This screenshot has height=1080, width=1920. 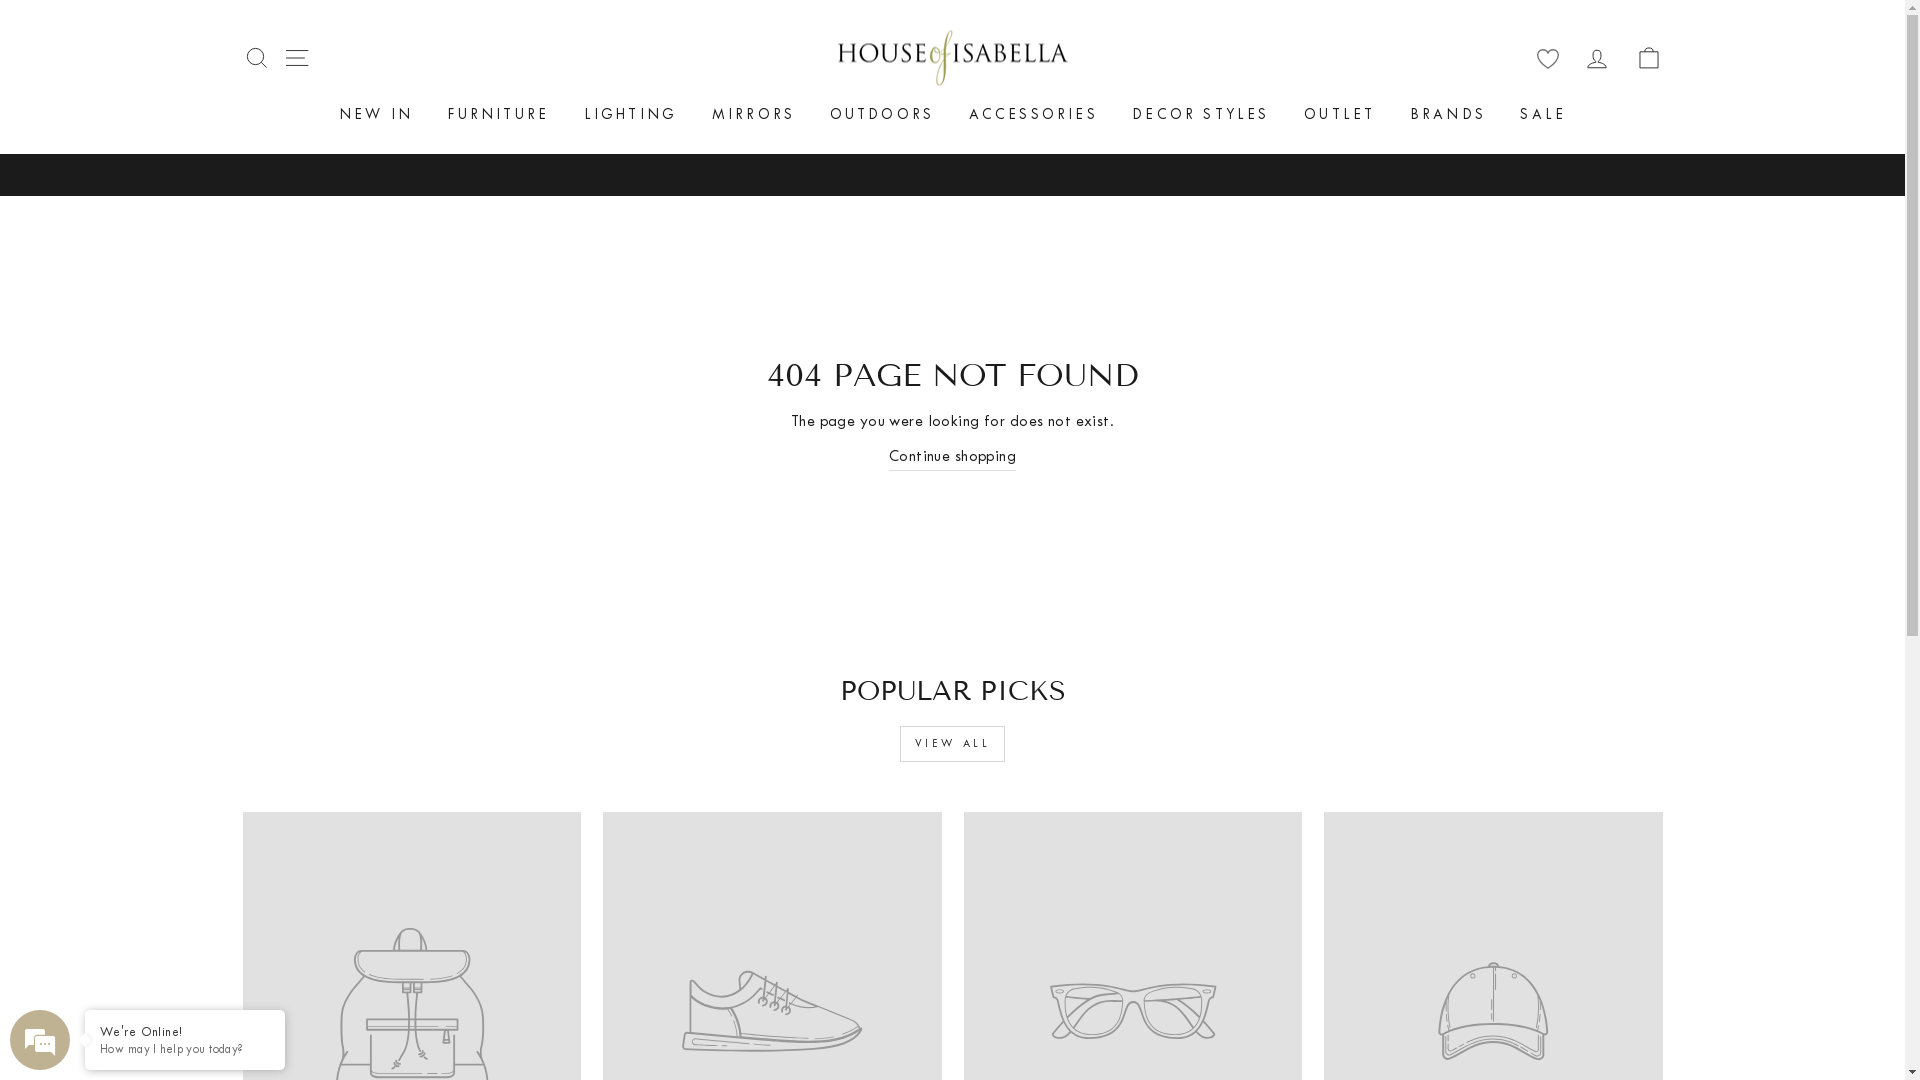 I want to click on 'LIGHTING', so click(x=629, y=114).